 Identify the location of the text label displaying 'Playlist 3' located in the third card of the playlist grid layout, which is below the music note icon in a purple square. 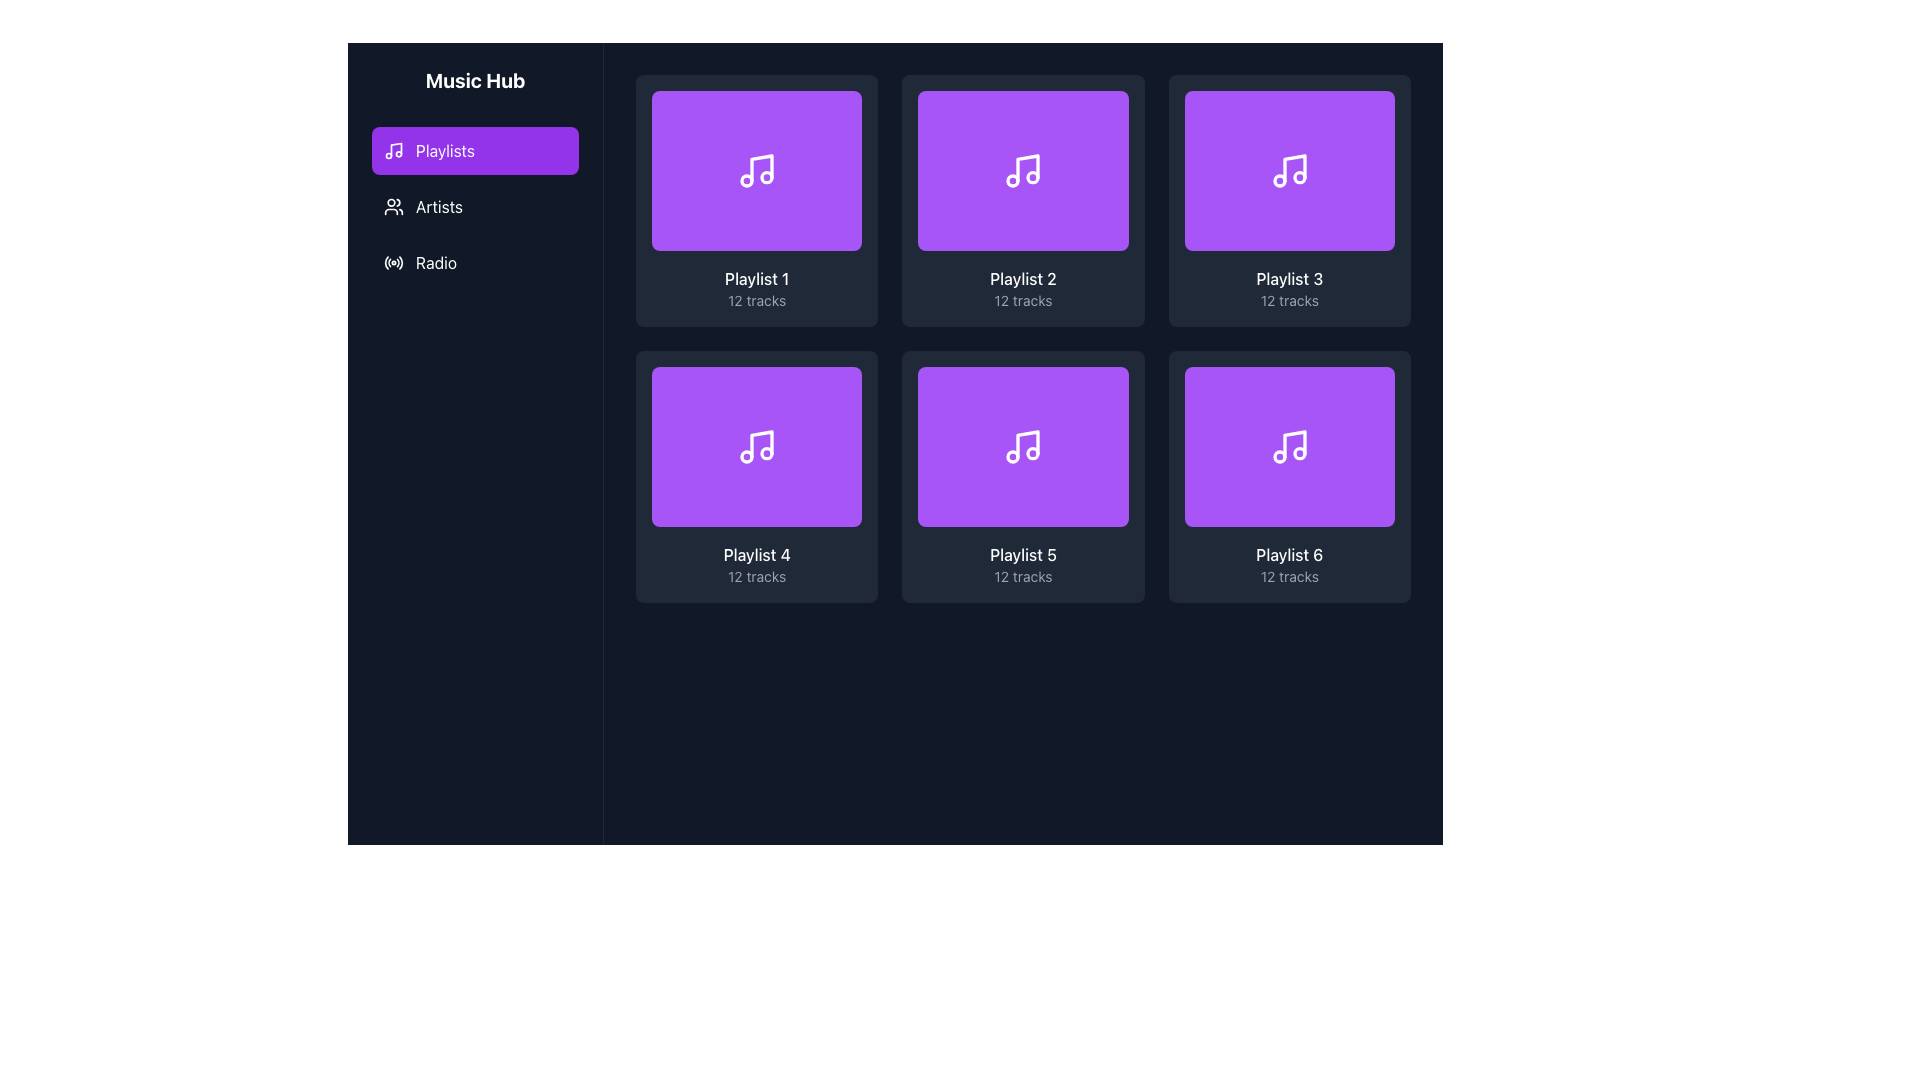
(1289, 278).